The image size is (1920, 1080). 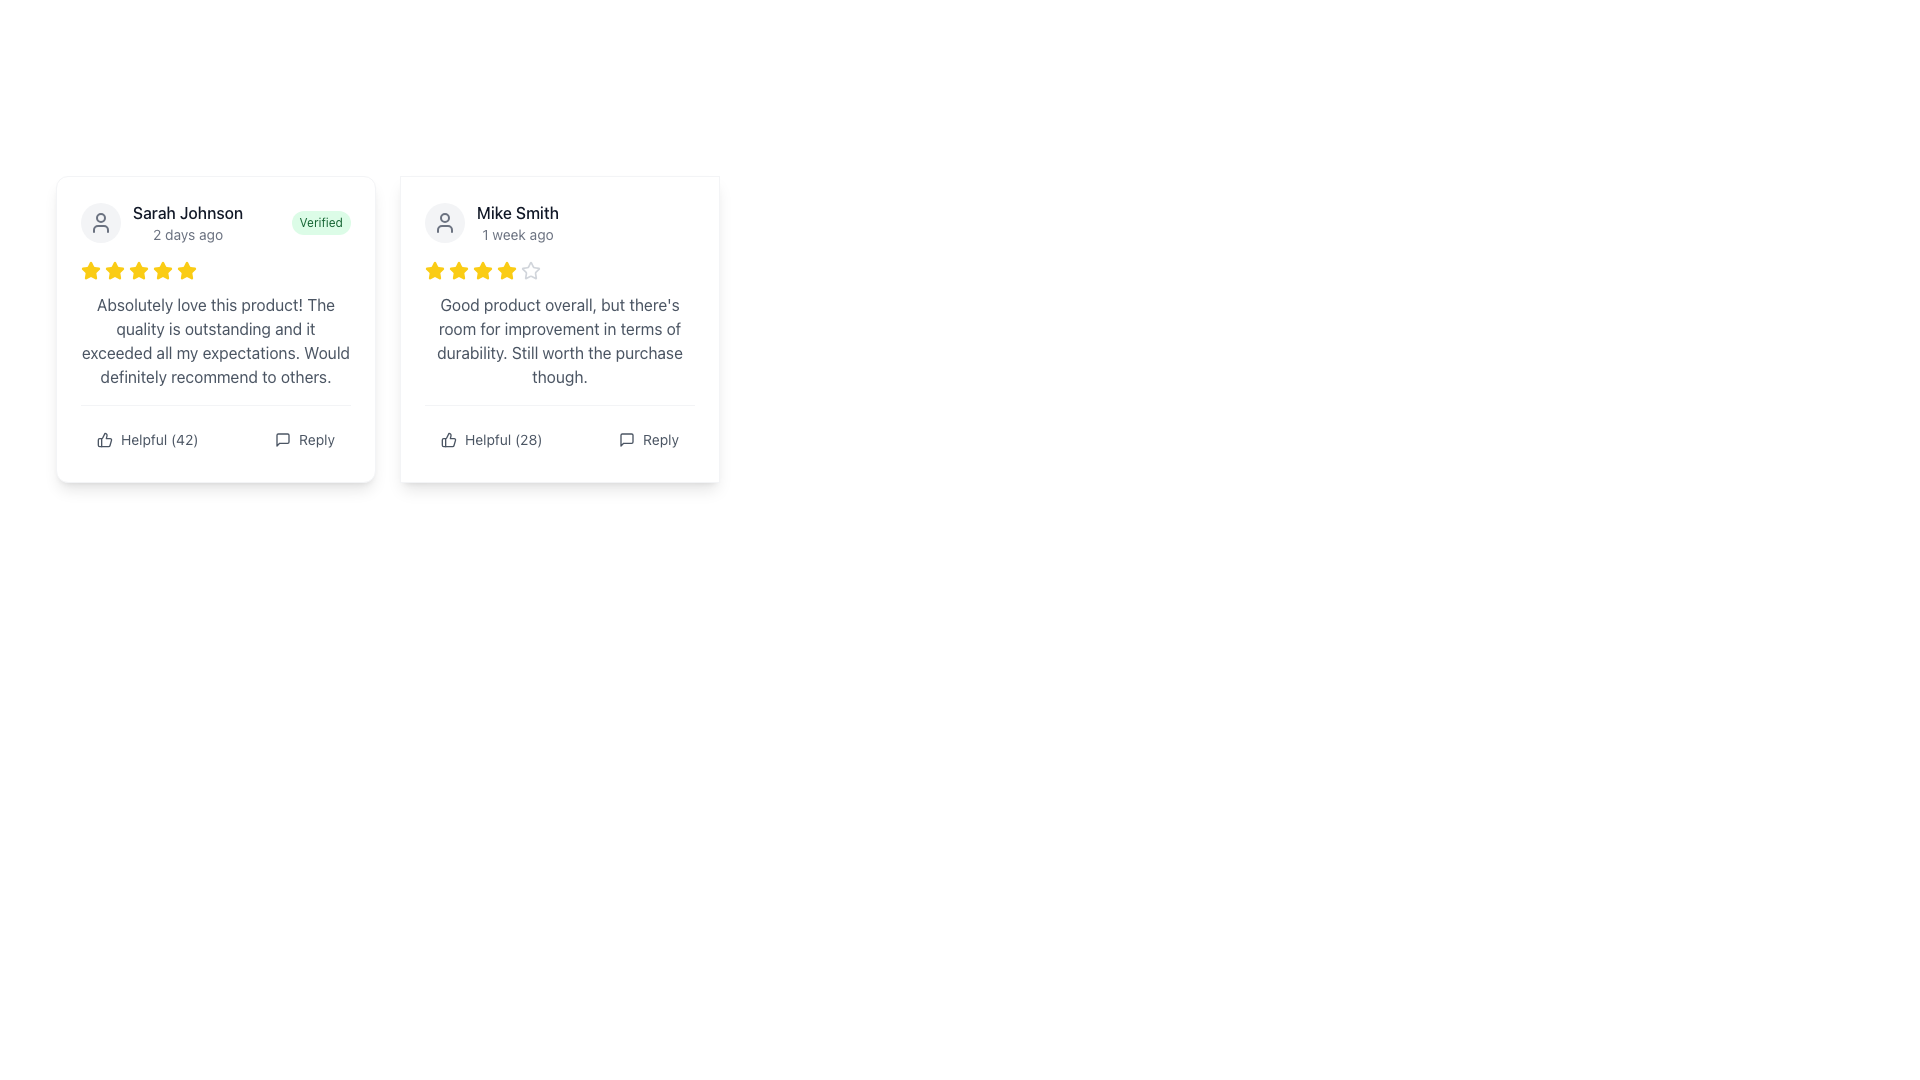 What do you see at coordinates (188, 234) in the screenshot?
I see `the text label that indicates the time elapsed since the review was posted, which is located below 'Sarah Johnson' on the review card in the top-left section` at bounding box center [188, 234].